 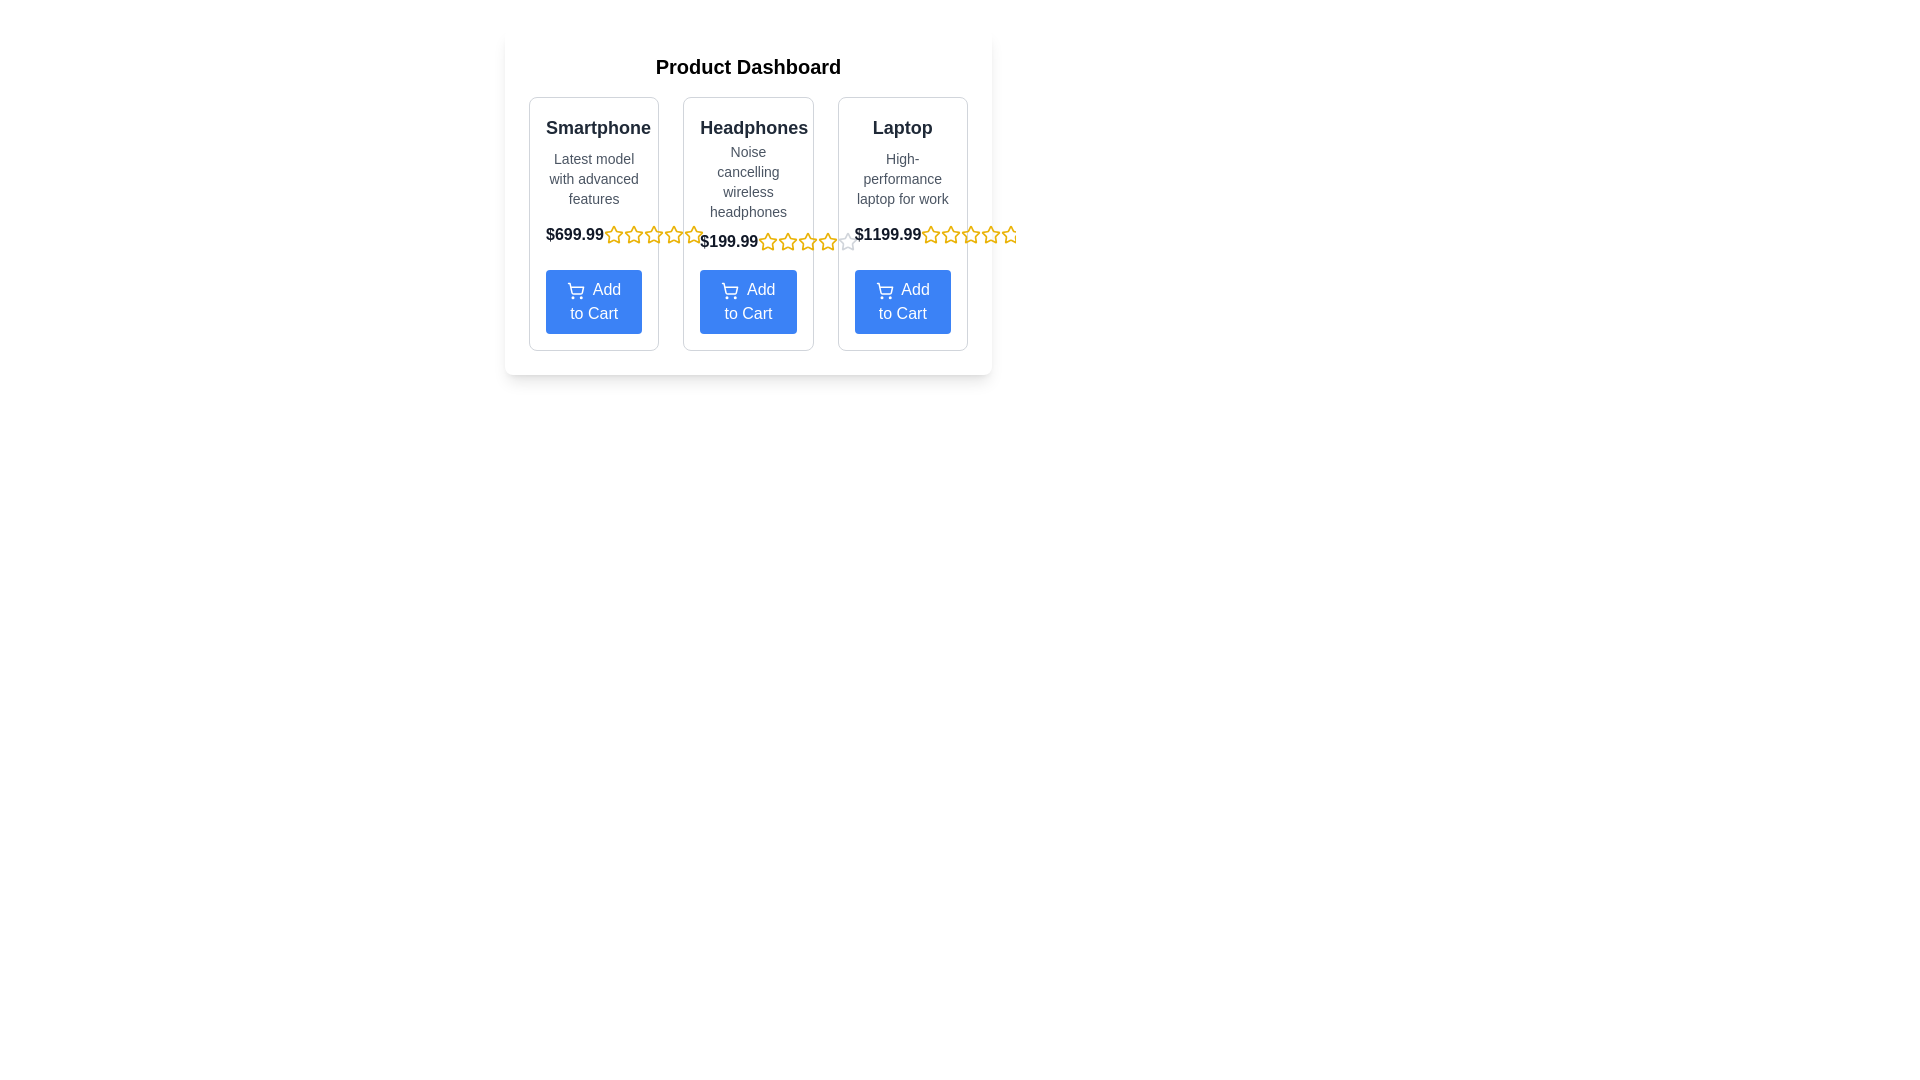 I want to click on the first star icon in the rating widget below the 'Headphones' product to rate it, so click(x=767, y=241).